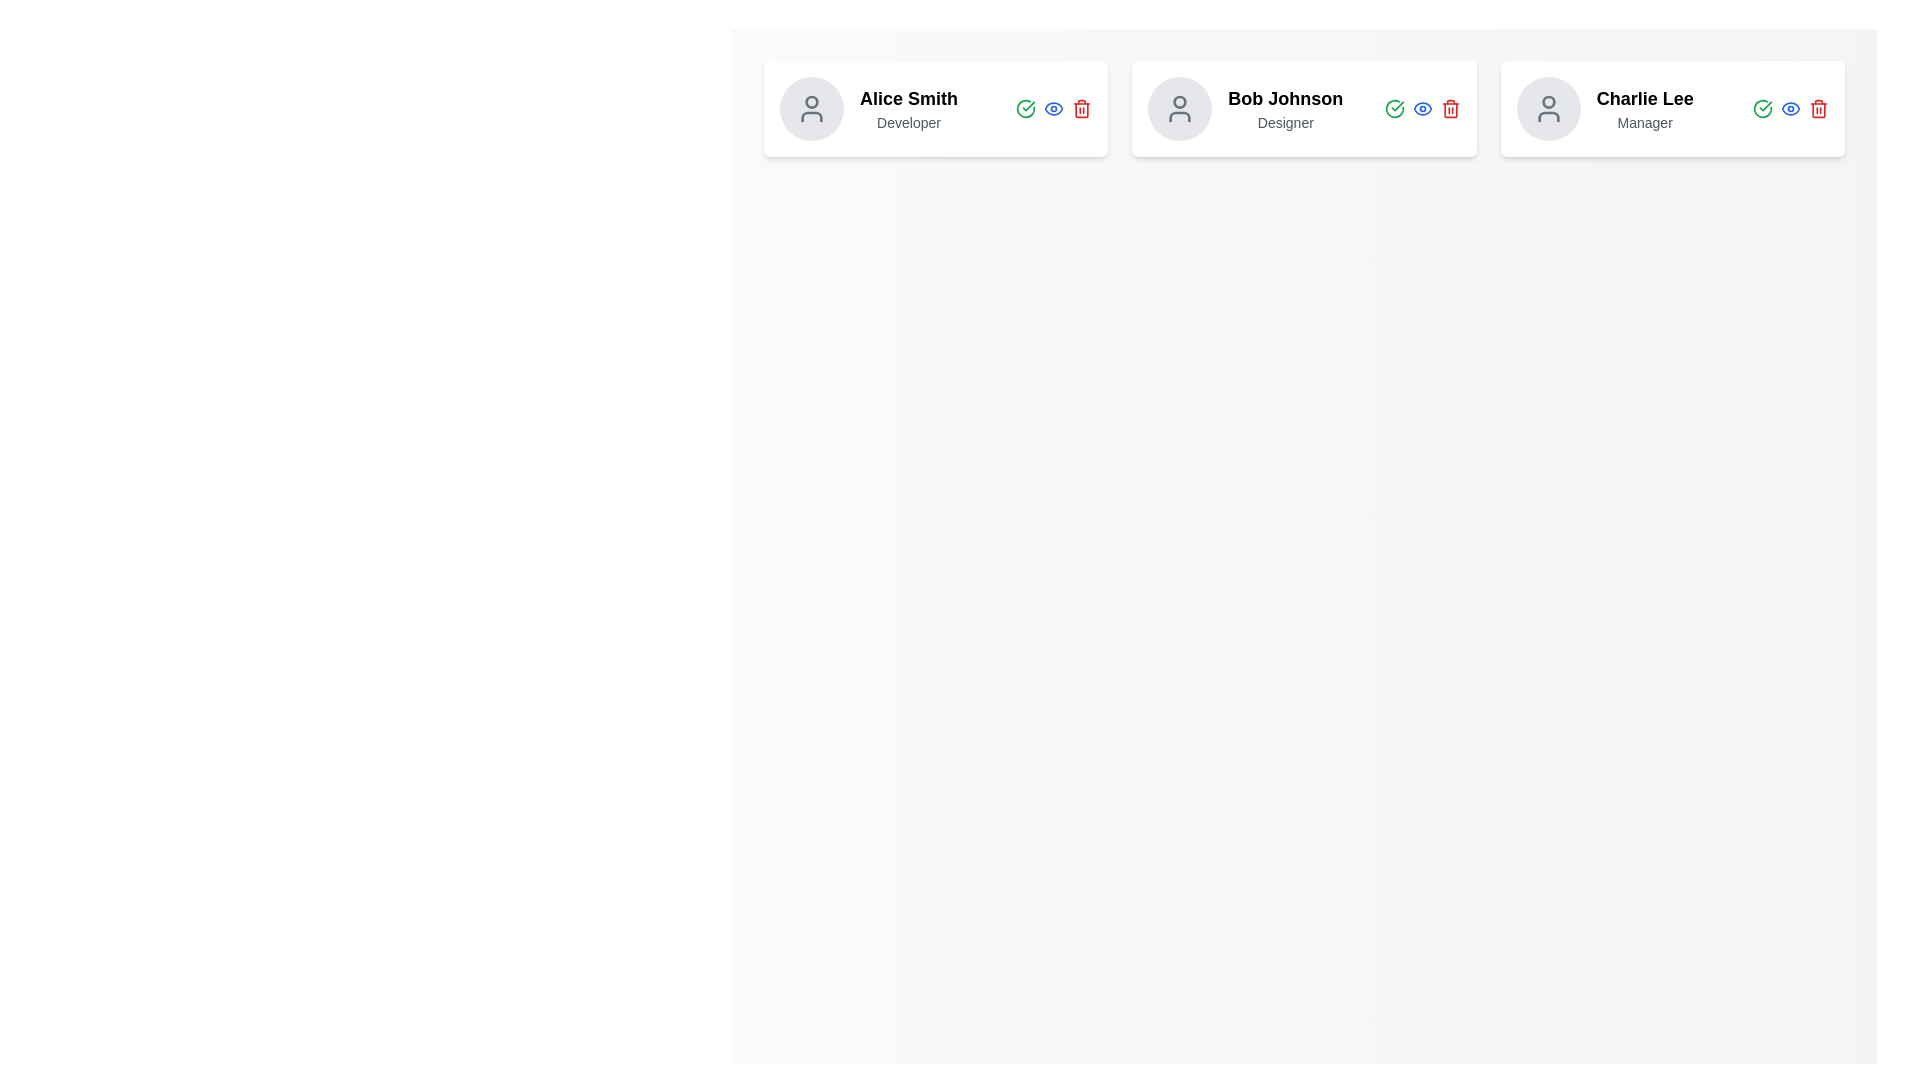 The height and width of the screenshot is (1080, 1920). Describe the element at coordinates (1819, 110) in the screenshot. I see `the trash can icon located to the right of 'Charlie Lee'` at that location.